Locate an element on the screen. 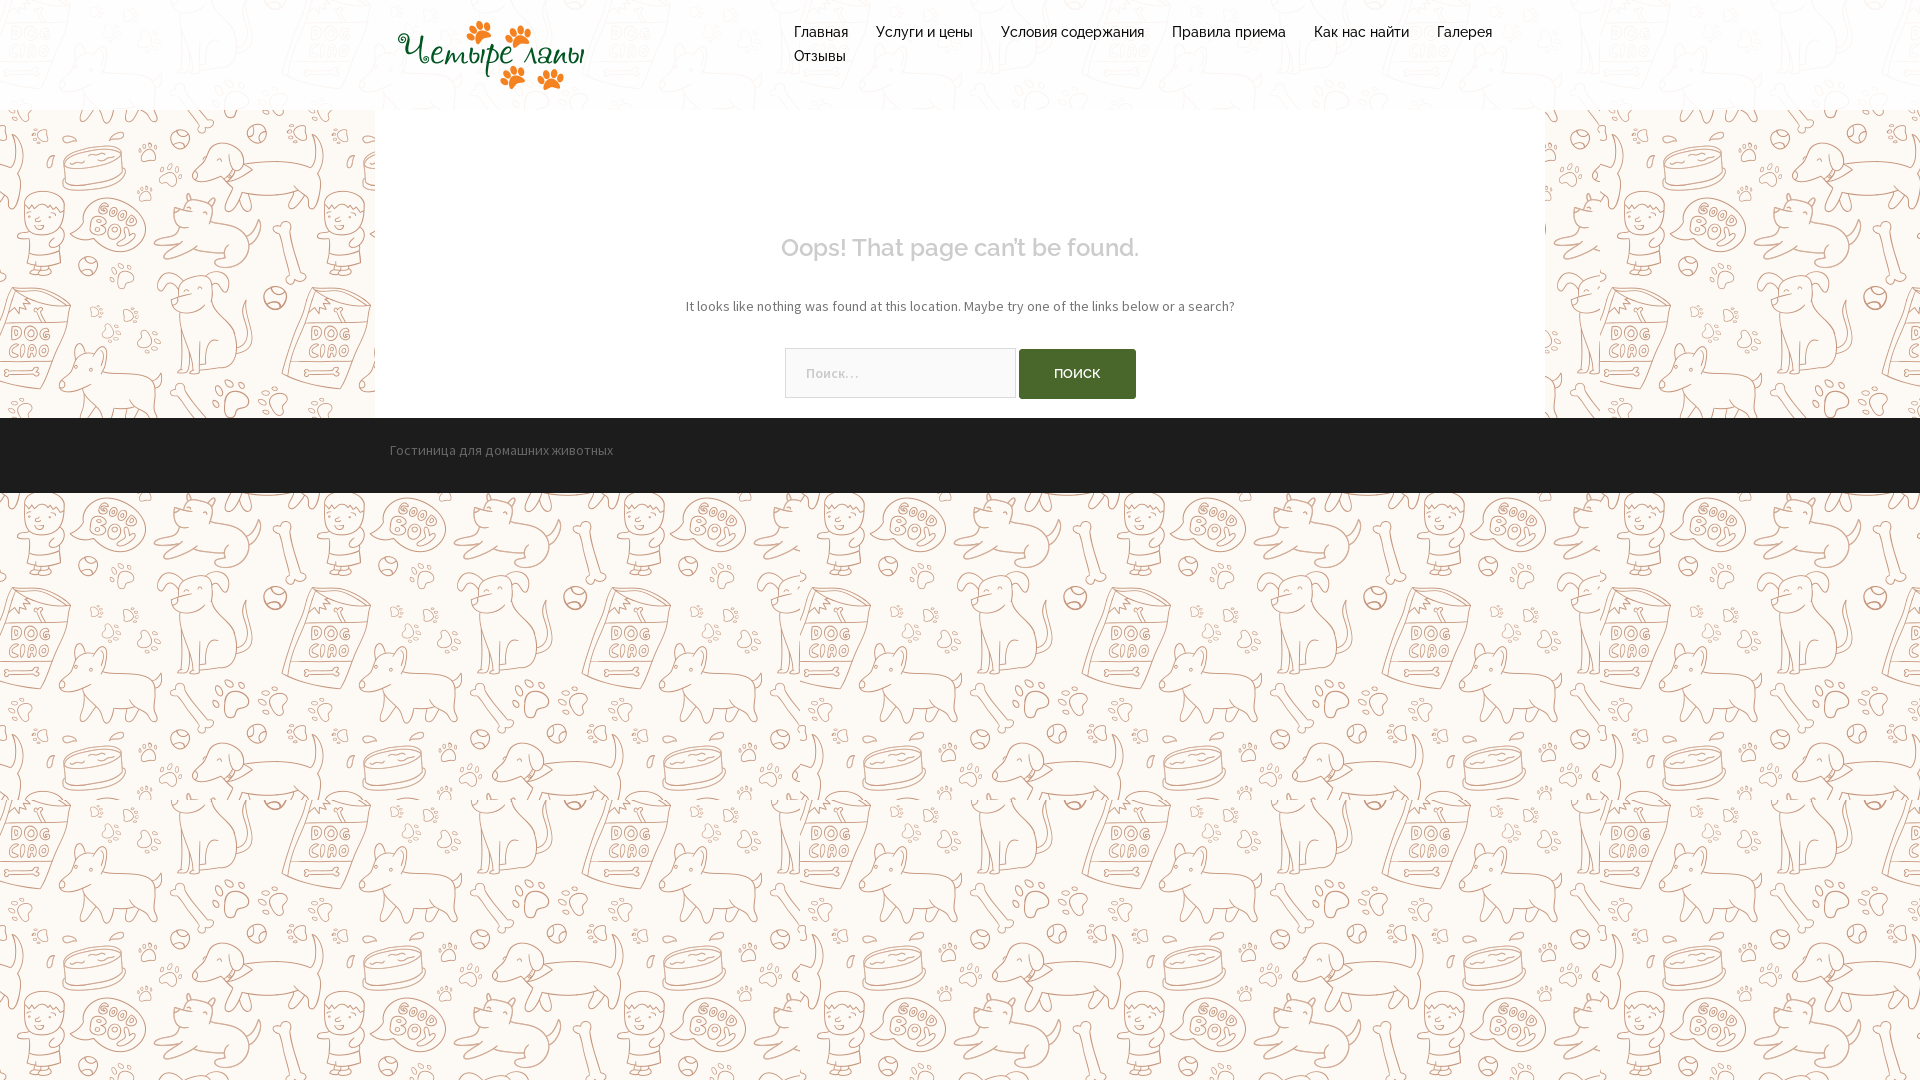 Image resolution: width=1920 pixels, height=1080 pixels. 'Skip to content' is located at coordinates (0, 0).